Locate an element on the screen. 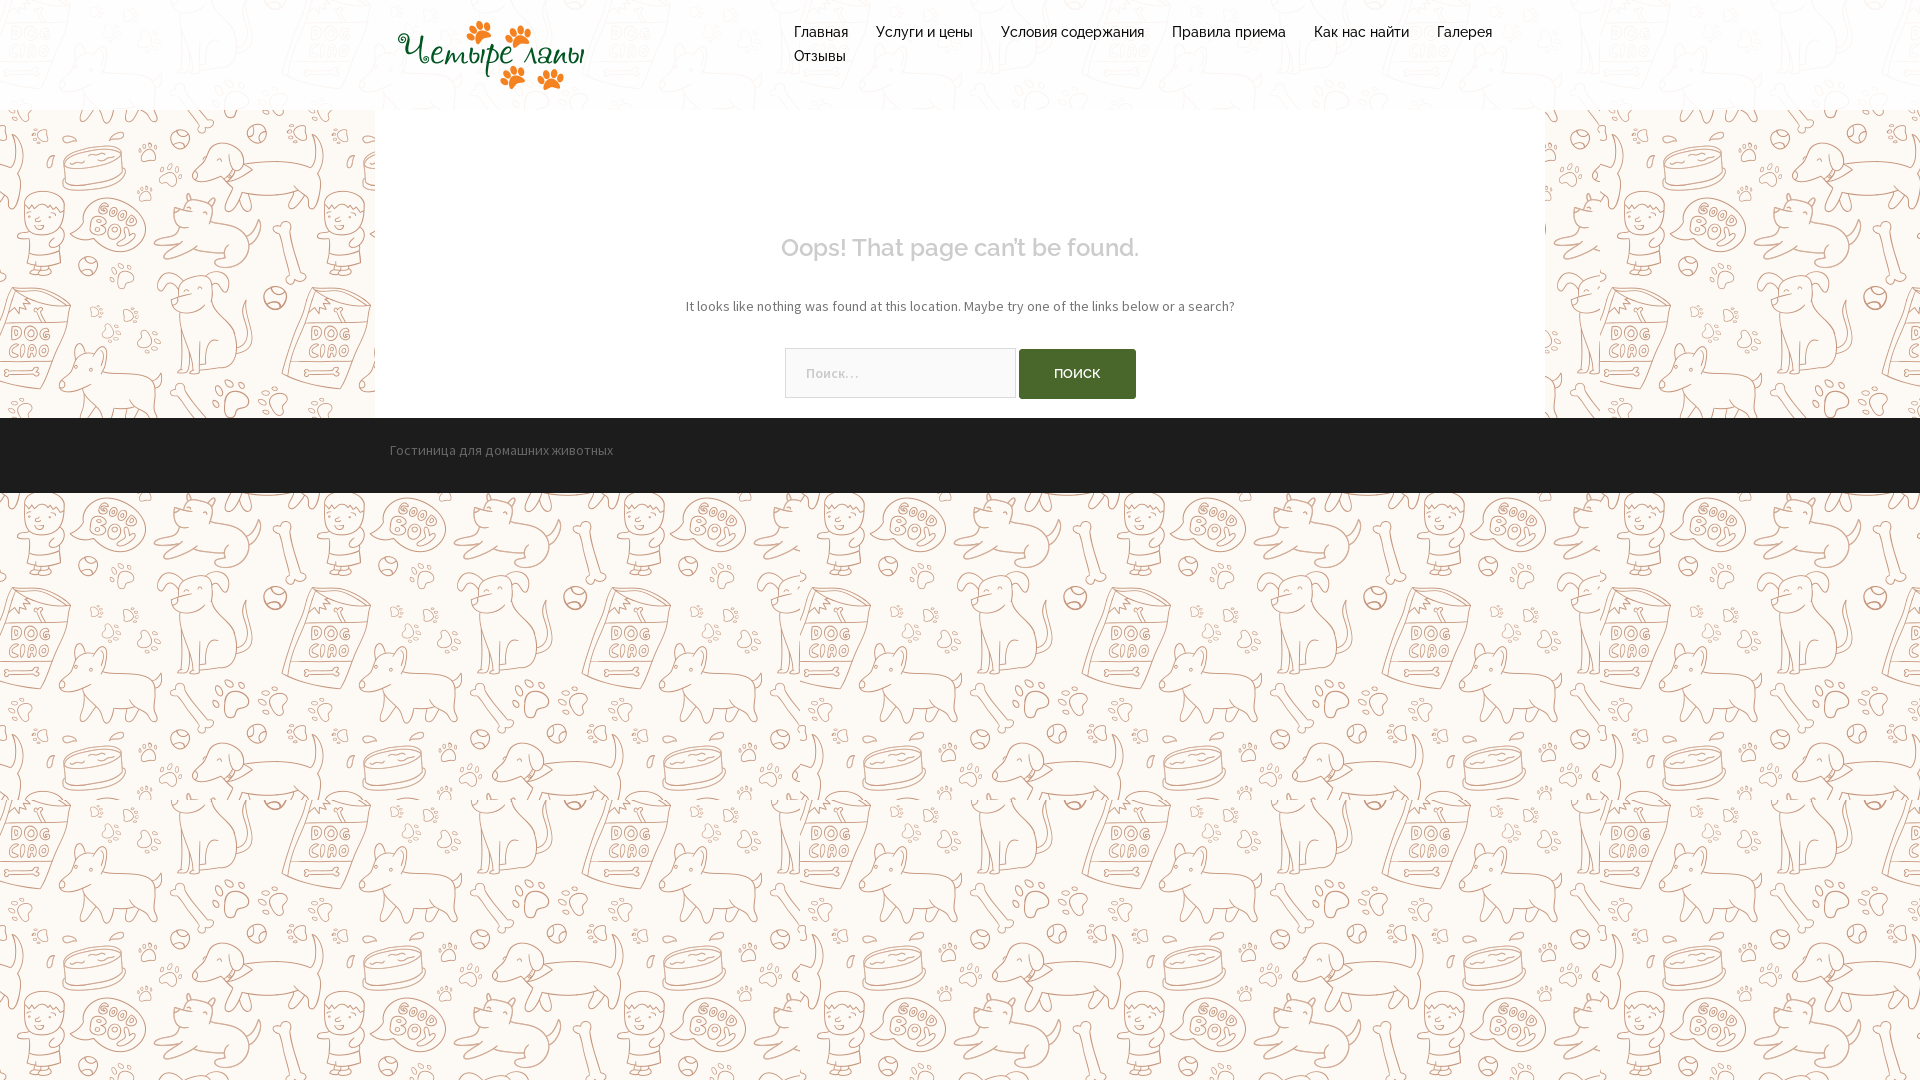 Image resolution: width=1920 pixels, height=1080 pixels. 'Skip to content' is located at coordinates (0, 0).